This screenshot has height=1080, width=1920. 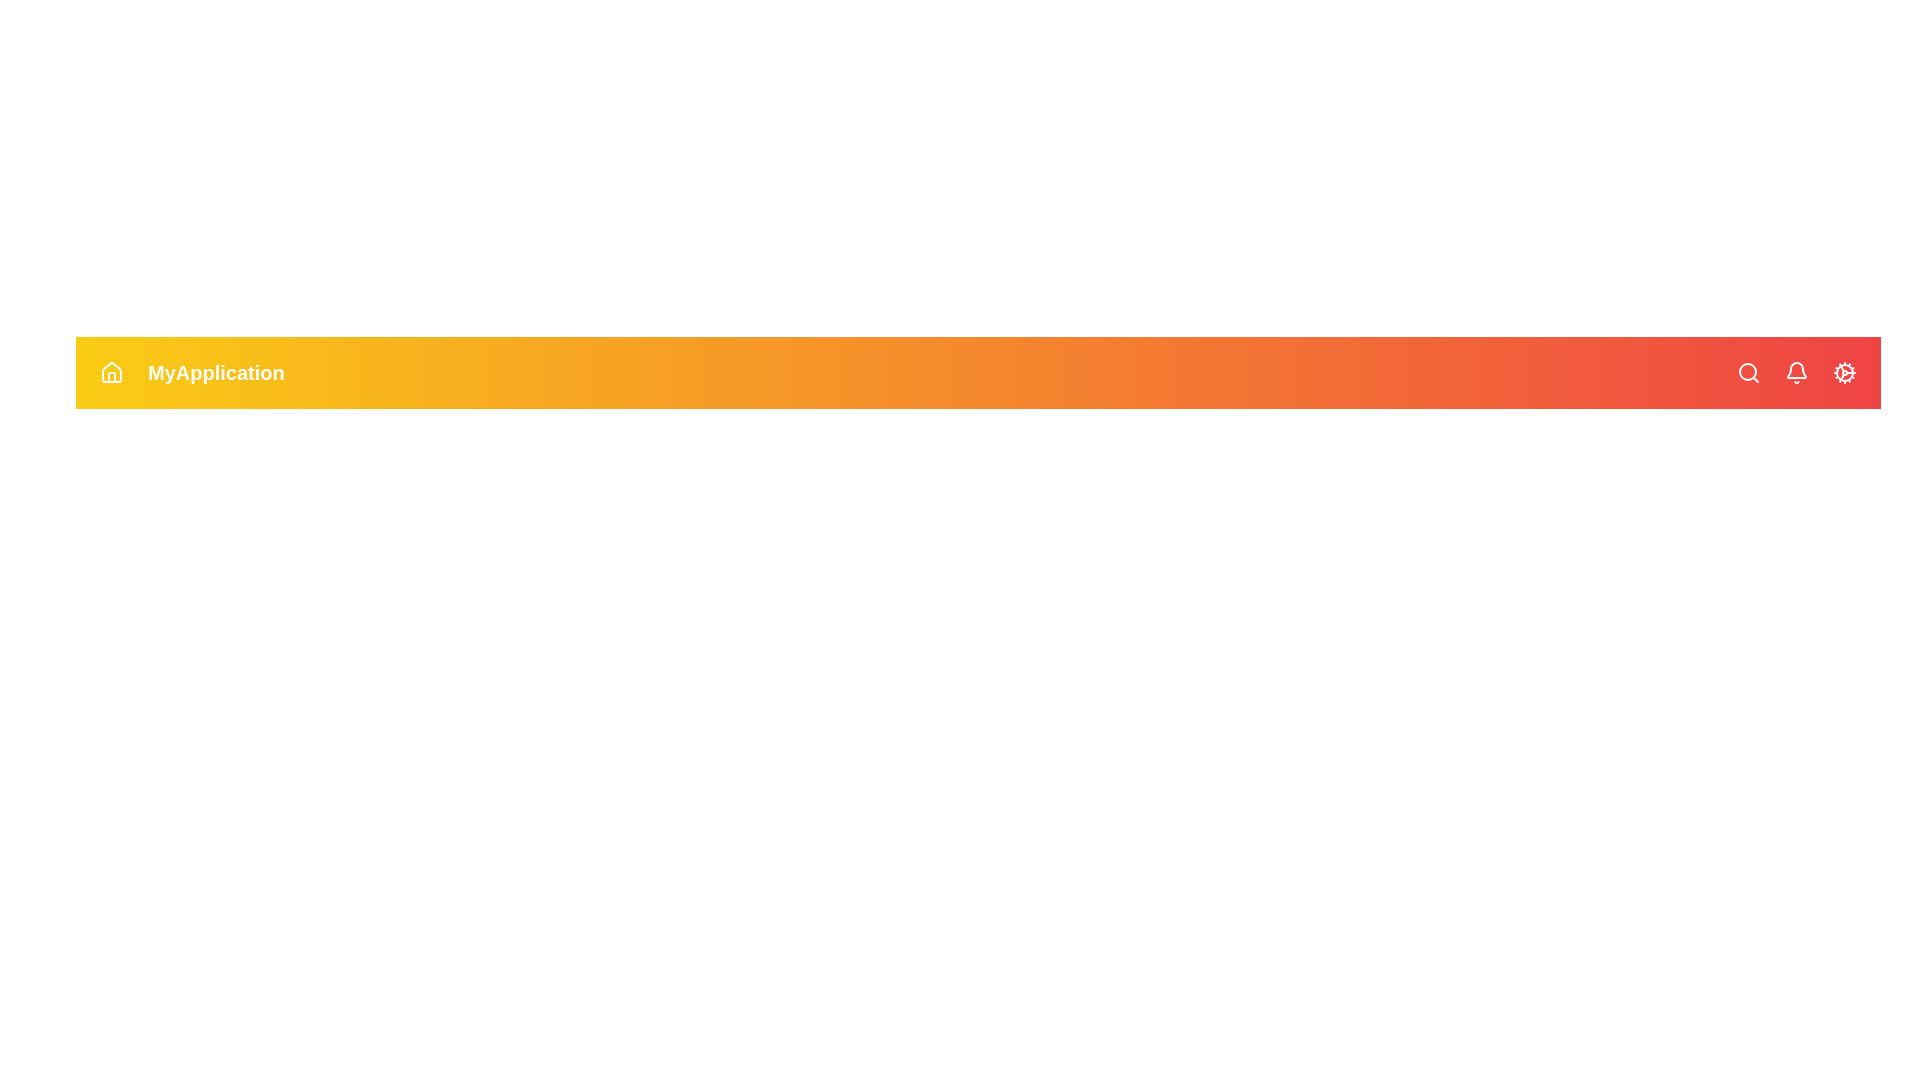 What do you see at coordinates (1796, 373) in the screenshot?
I see `the Notification button, which is the second button from the right in a row of three buttons on the far right end of the navigation bar` at bounding box center [1796, 373].